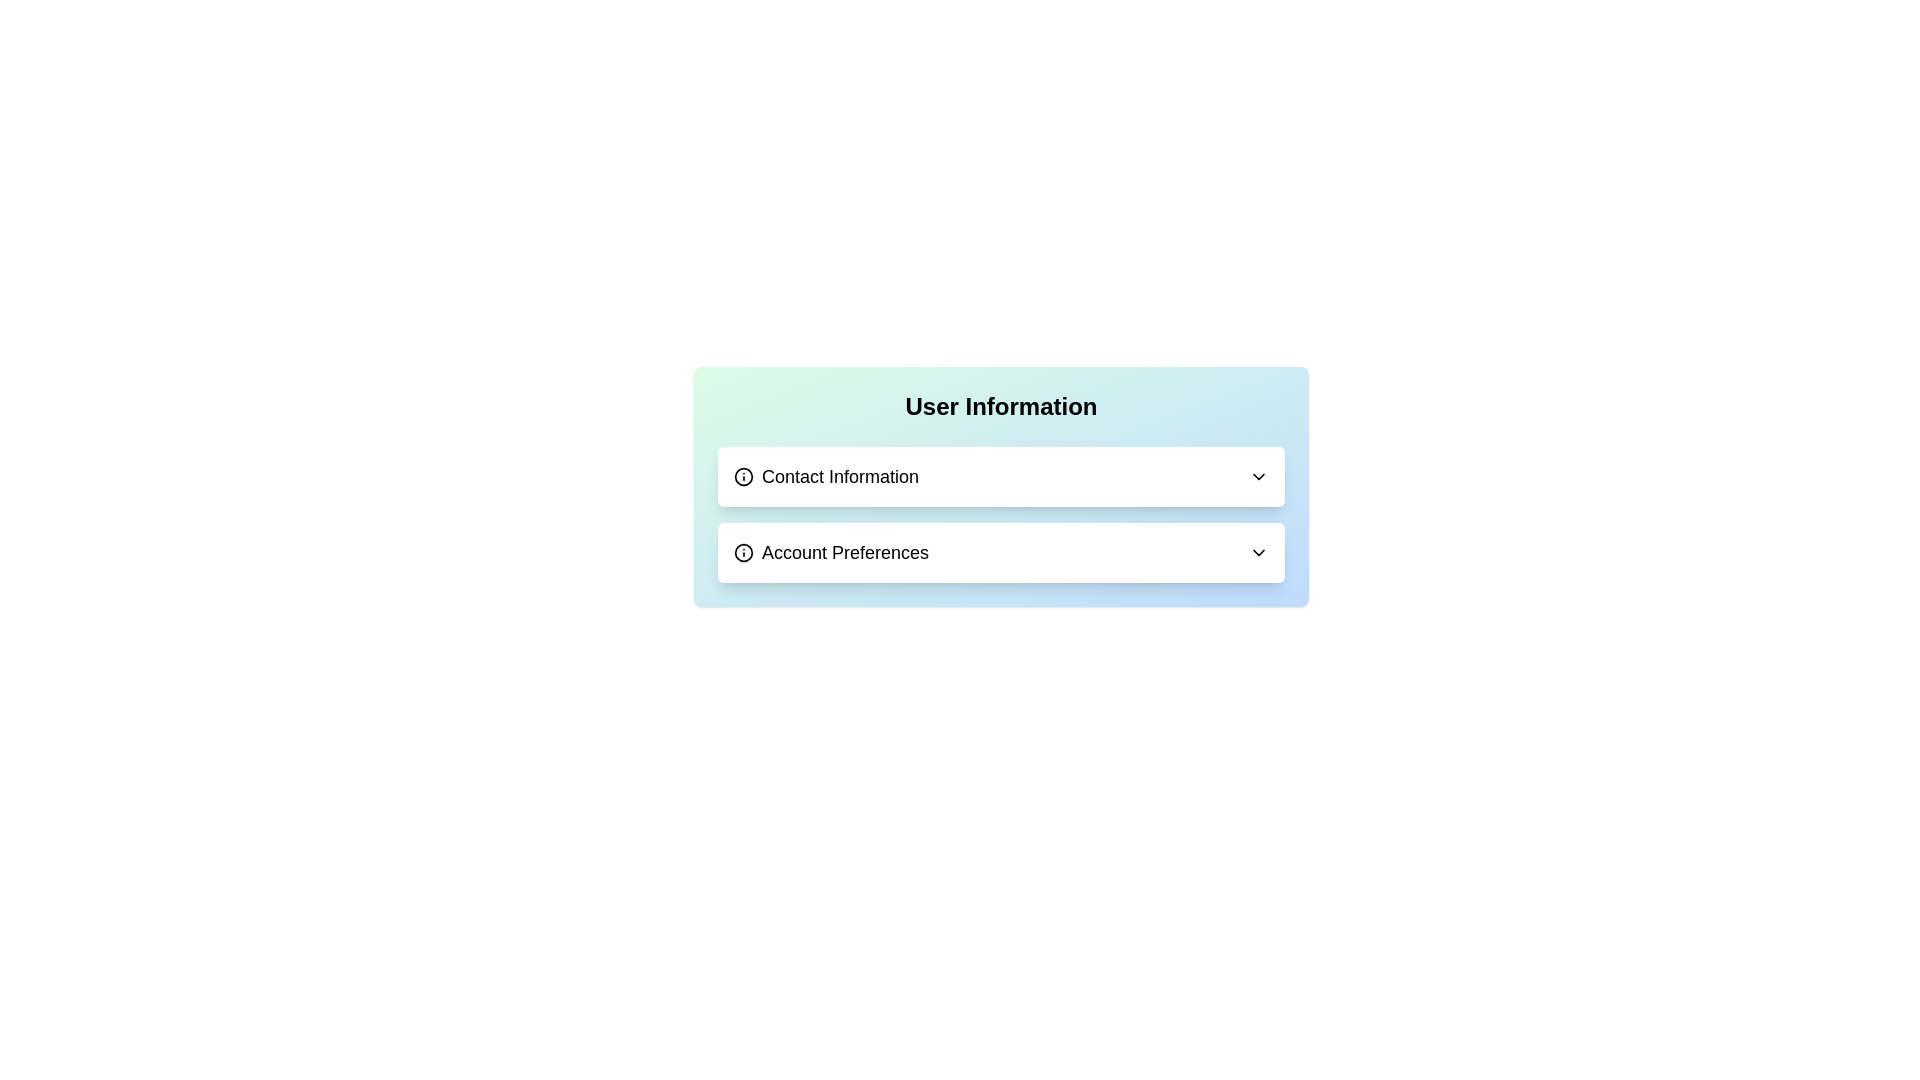  I want to click on the chevron icon for 'Account Preferences', so click(1257, 552).